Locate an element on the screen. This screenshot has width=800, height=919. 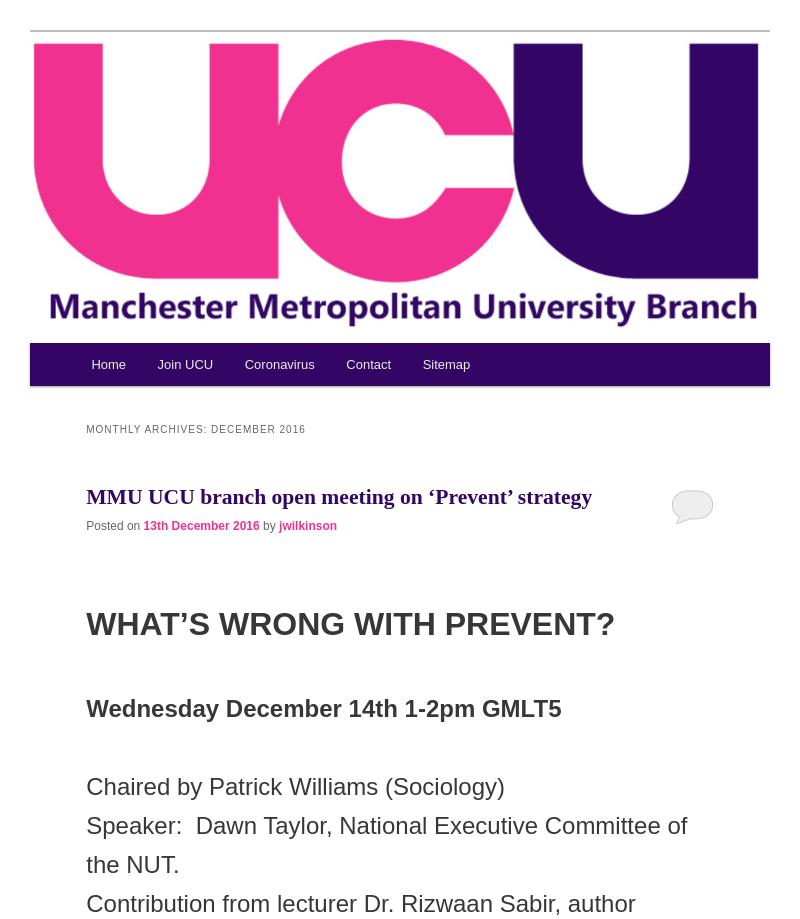
'by' is located at coordinates (261, 524).